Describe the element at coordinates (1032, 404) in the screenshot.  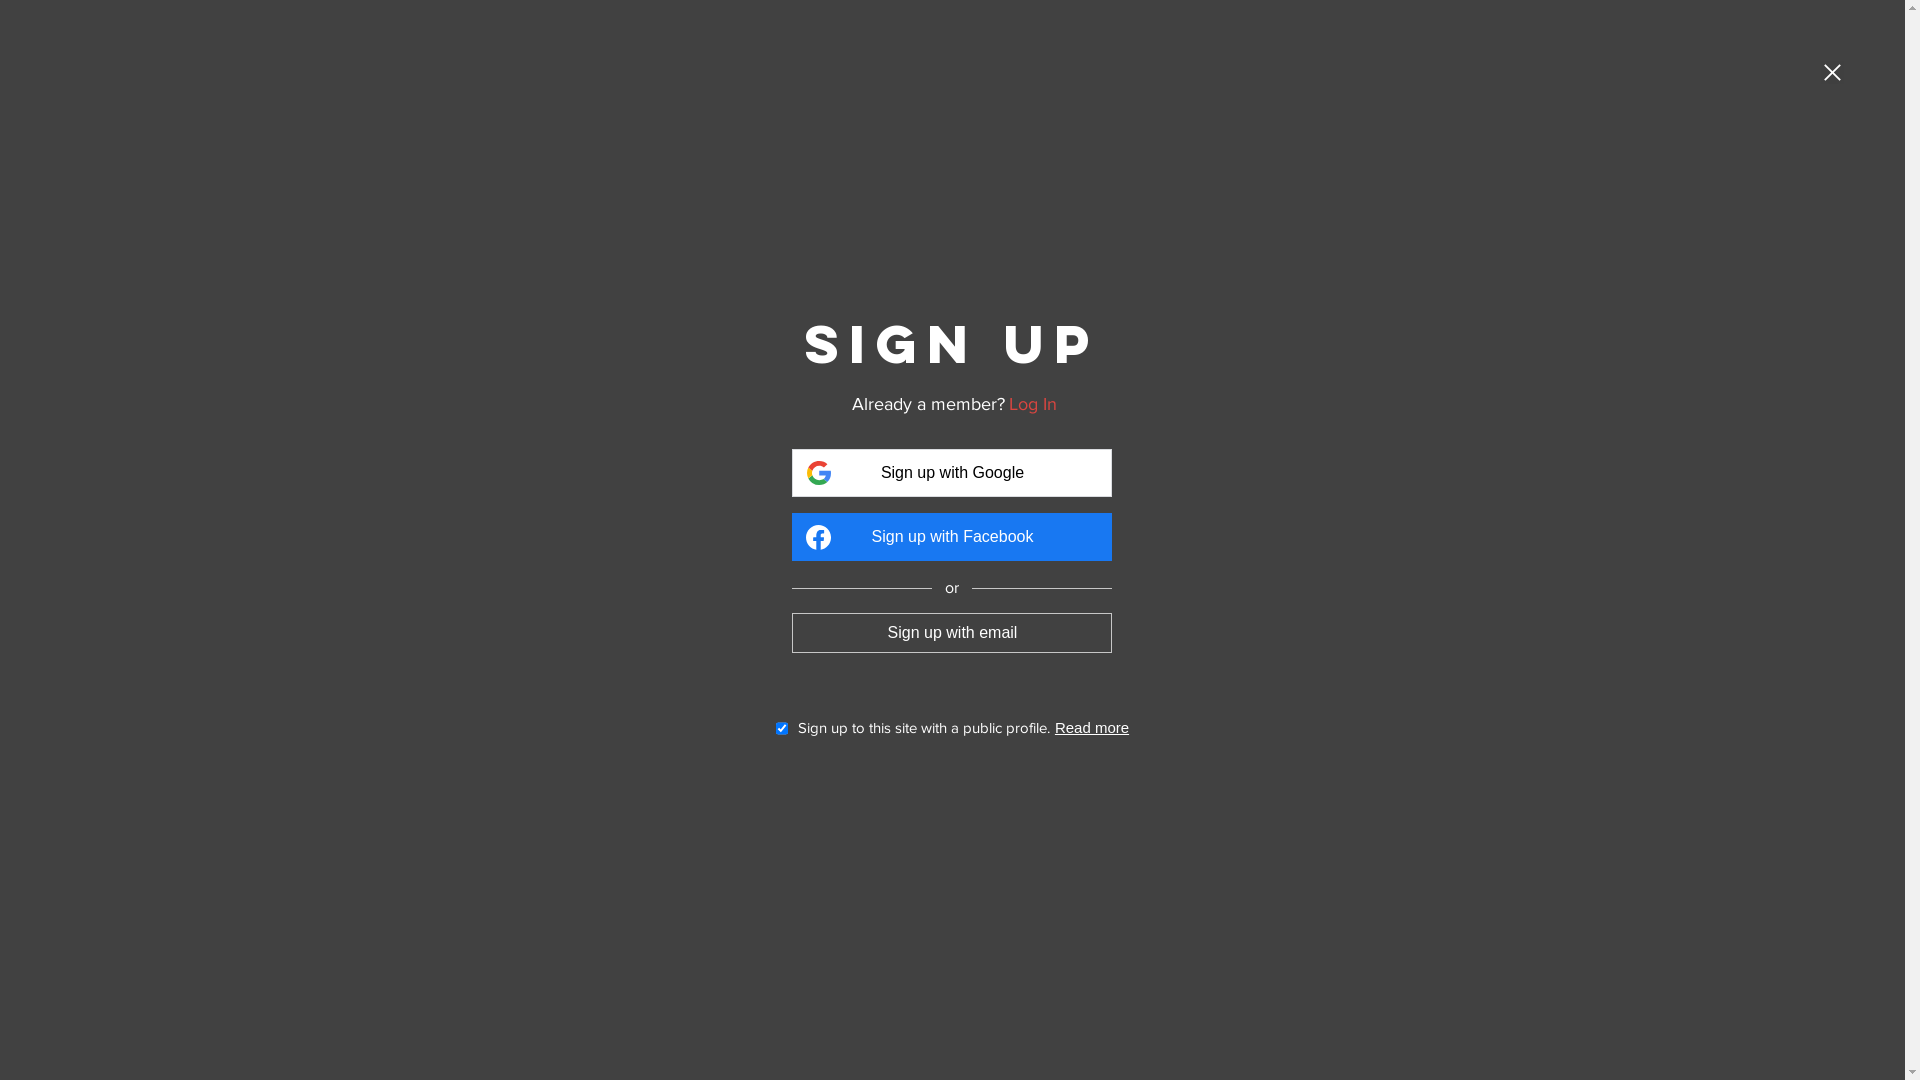
I see `'Log In'` at that location.